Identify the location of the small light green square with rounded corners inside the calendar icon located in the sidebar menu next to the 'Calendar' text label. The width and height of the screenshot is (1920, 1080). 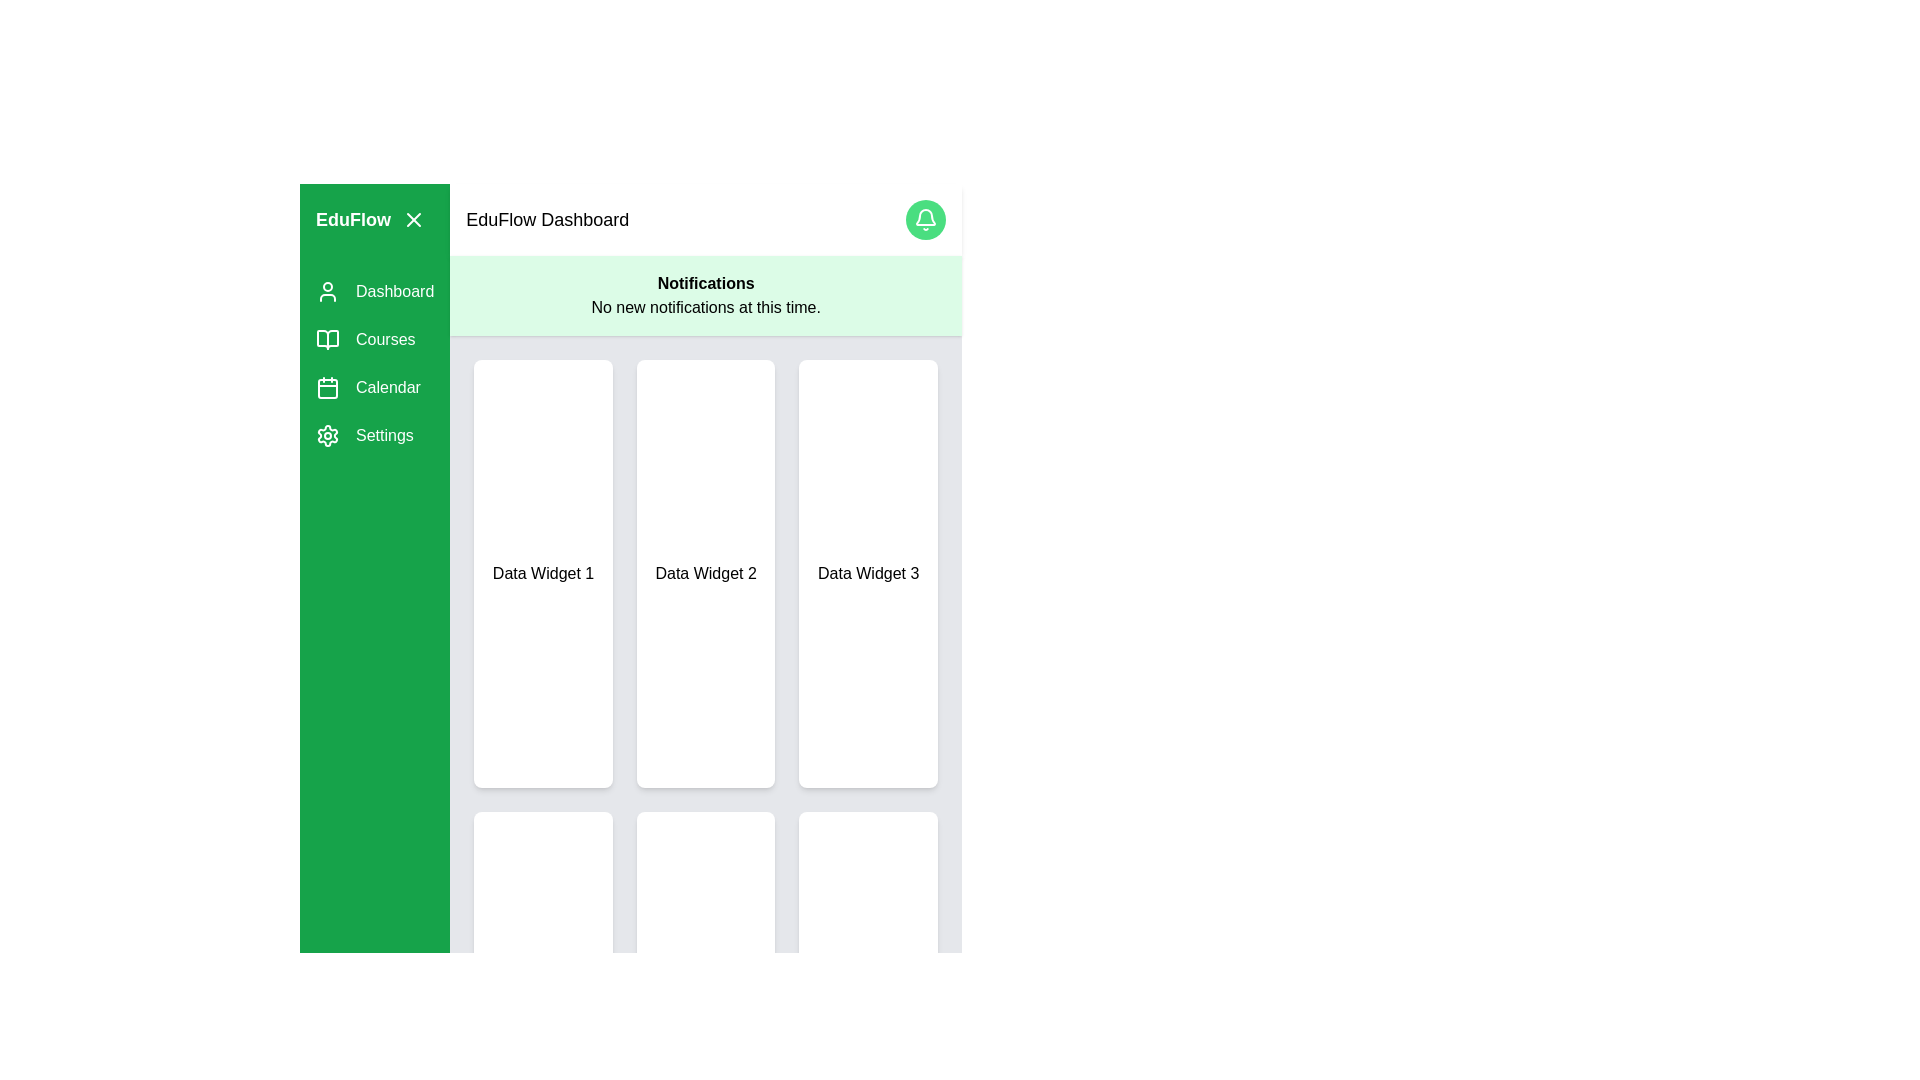
(327, 389).